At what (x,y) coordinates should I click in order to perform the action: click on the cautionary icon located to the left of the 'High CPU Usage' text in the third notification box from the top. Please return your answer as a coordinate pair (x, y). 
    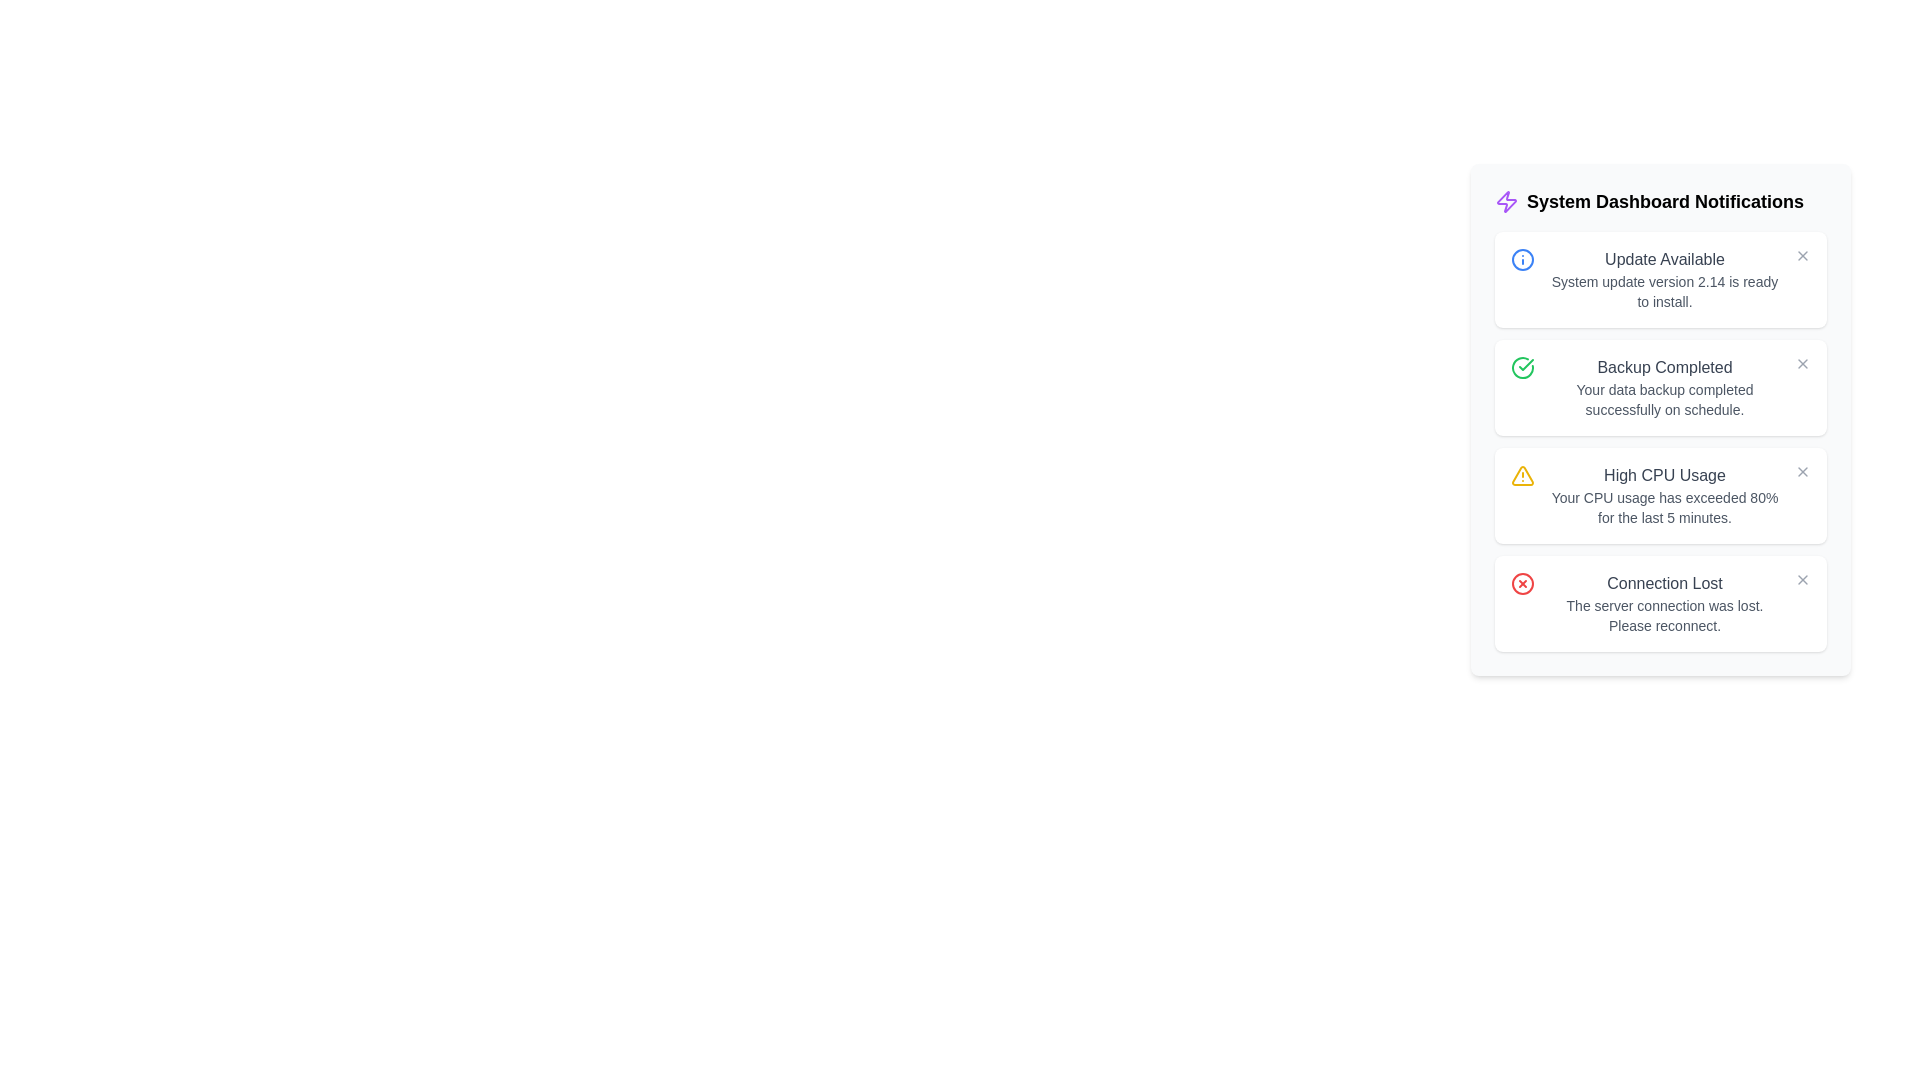
    Looking at the image, I should click on (1521, 475).